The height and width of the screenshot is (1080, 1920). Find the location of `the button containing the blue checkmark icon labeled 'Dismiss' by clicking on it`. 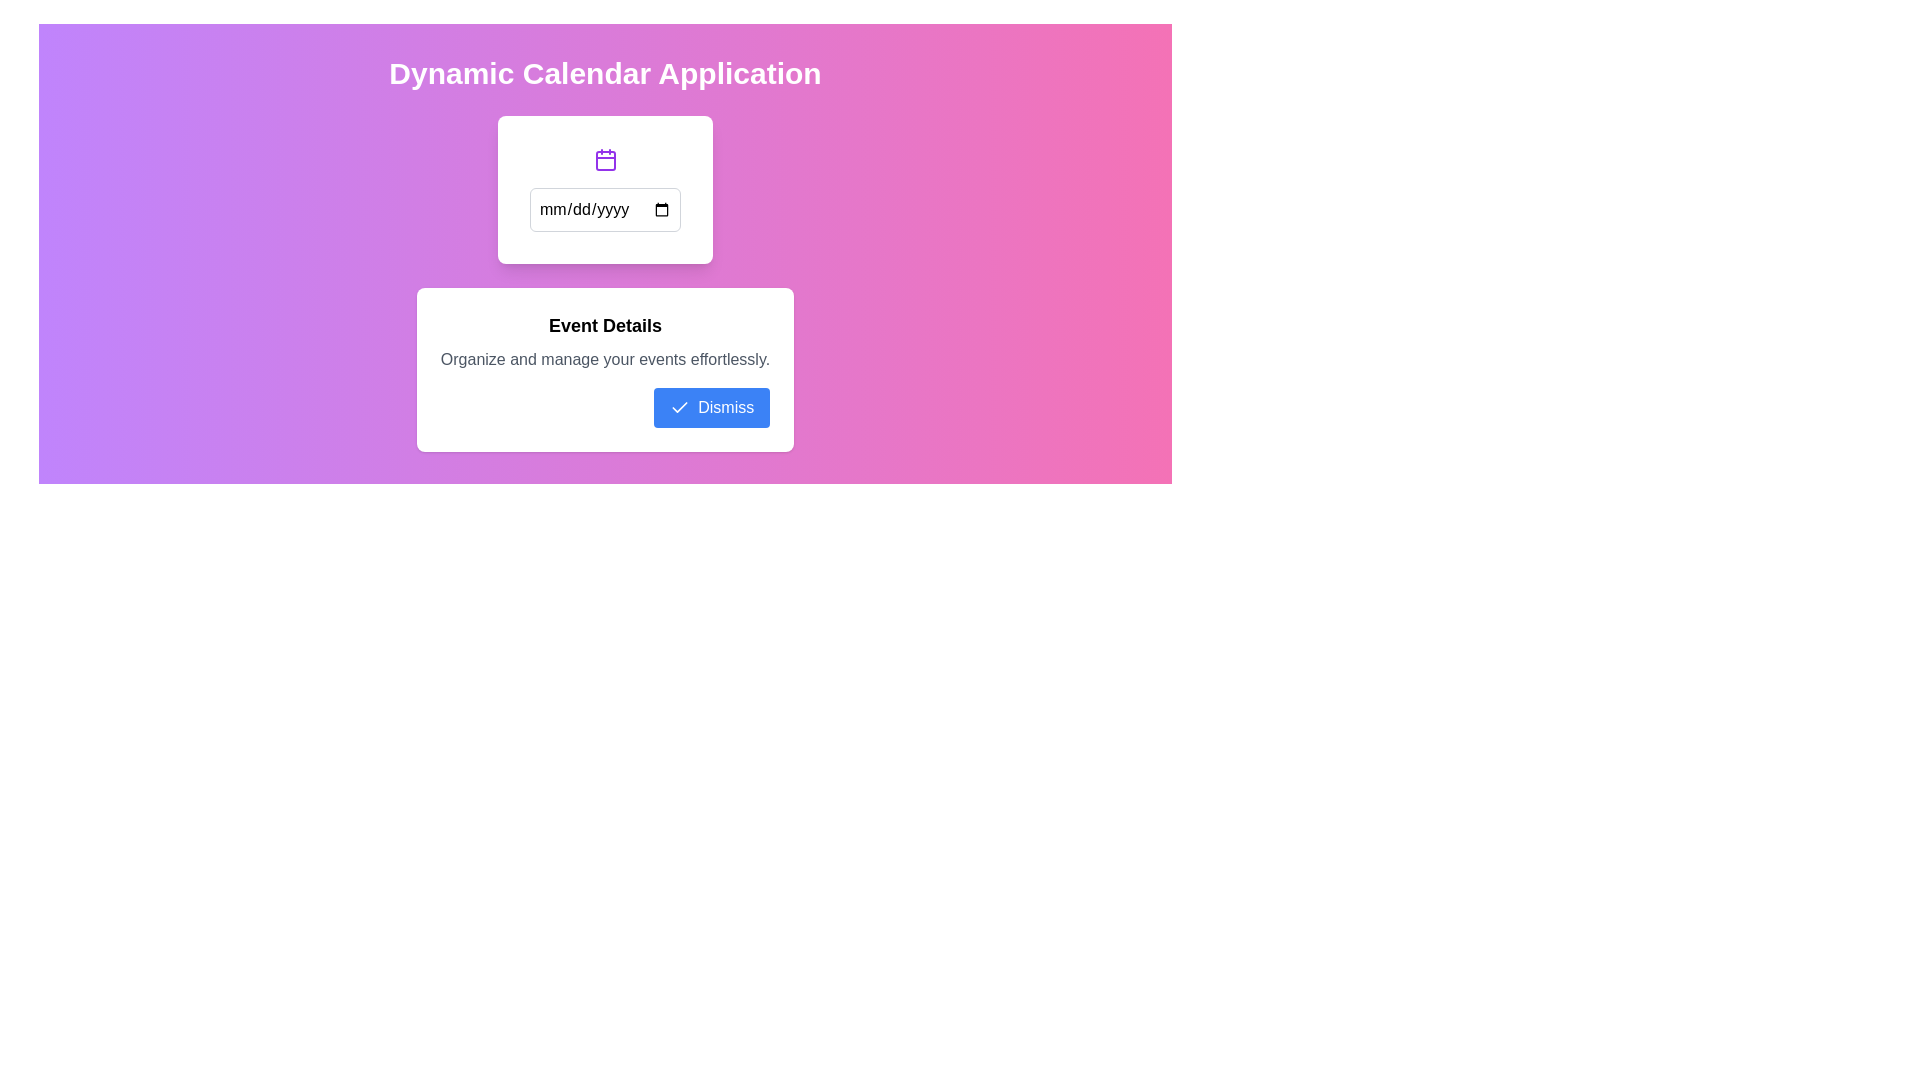

the button containing the blue checkmark icon labeled 'Dismiss' by clicking on it is located at coordinates (680, 407).